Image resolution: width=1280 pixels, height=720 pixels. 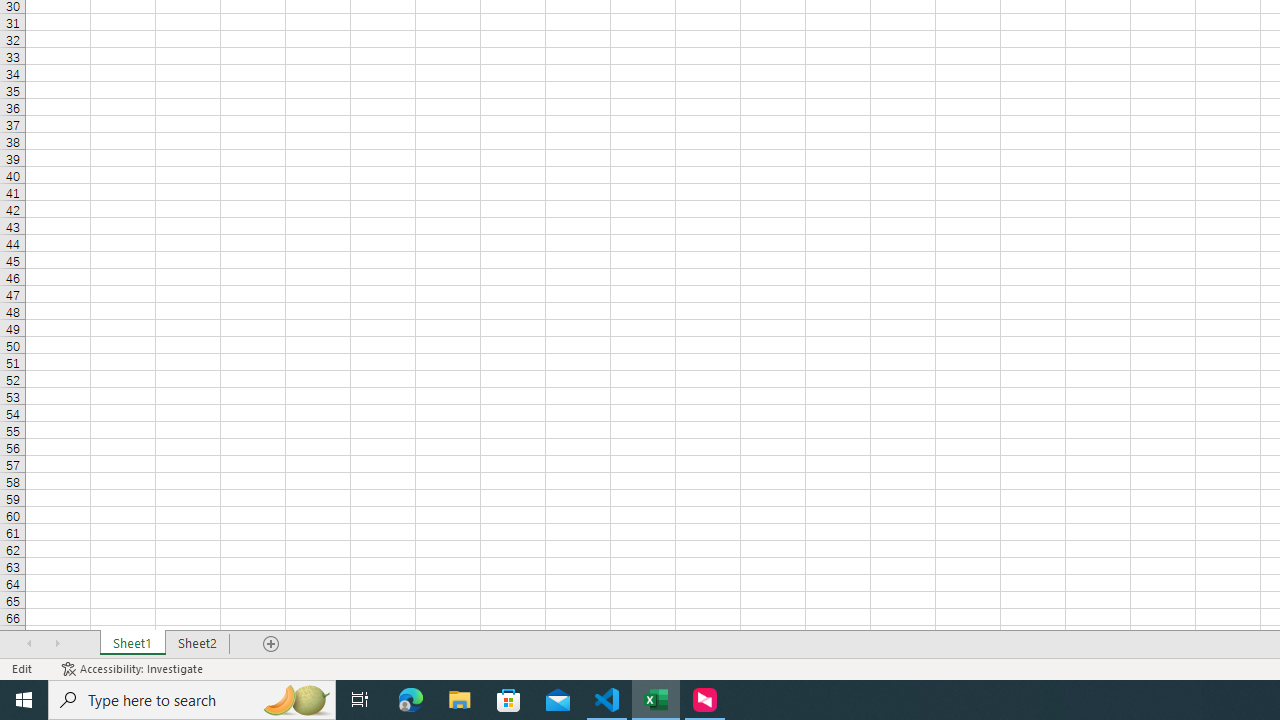 I want to click on 'Add Sheet', so click(x=271, y=644).